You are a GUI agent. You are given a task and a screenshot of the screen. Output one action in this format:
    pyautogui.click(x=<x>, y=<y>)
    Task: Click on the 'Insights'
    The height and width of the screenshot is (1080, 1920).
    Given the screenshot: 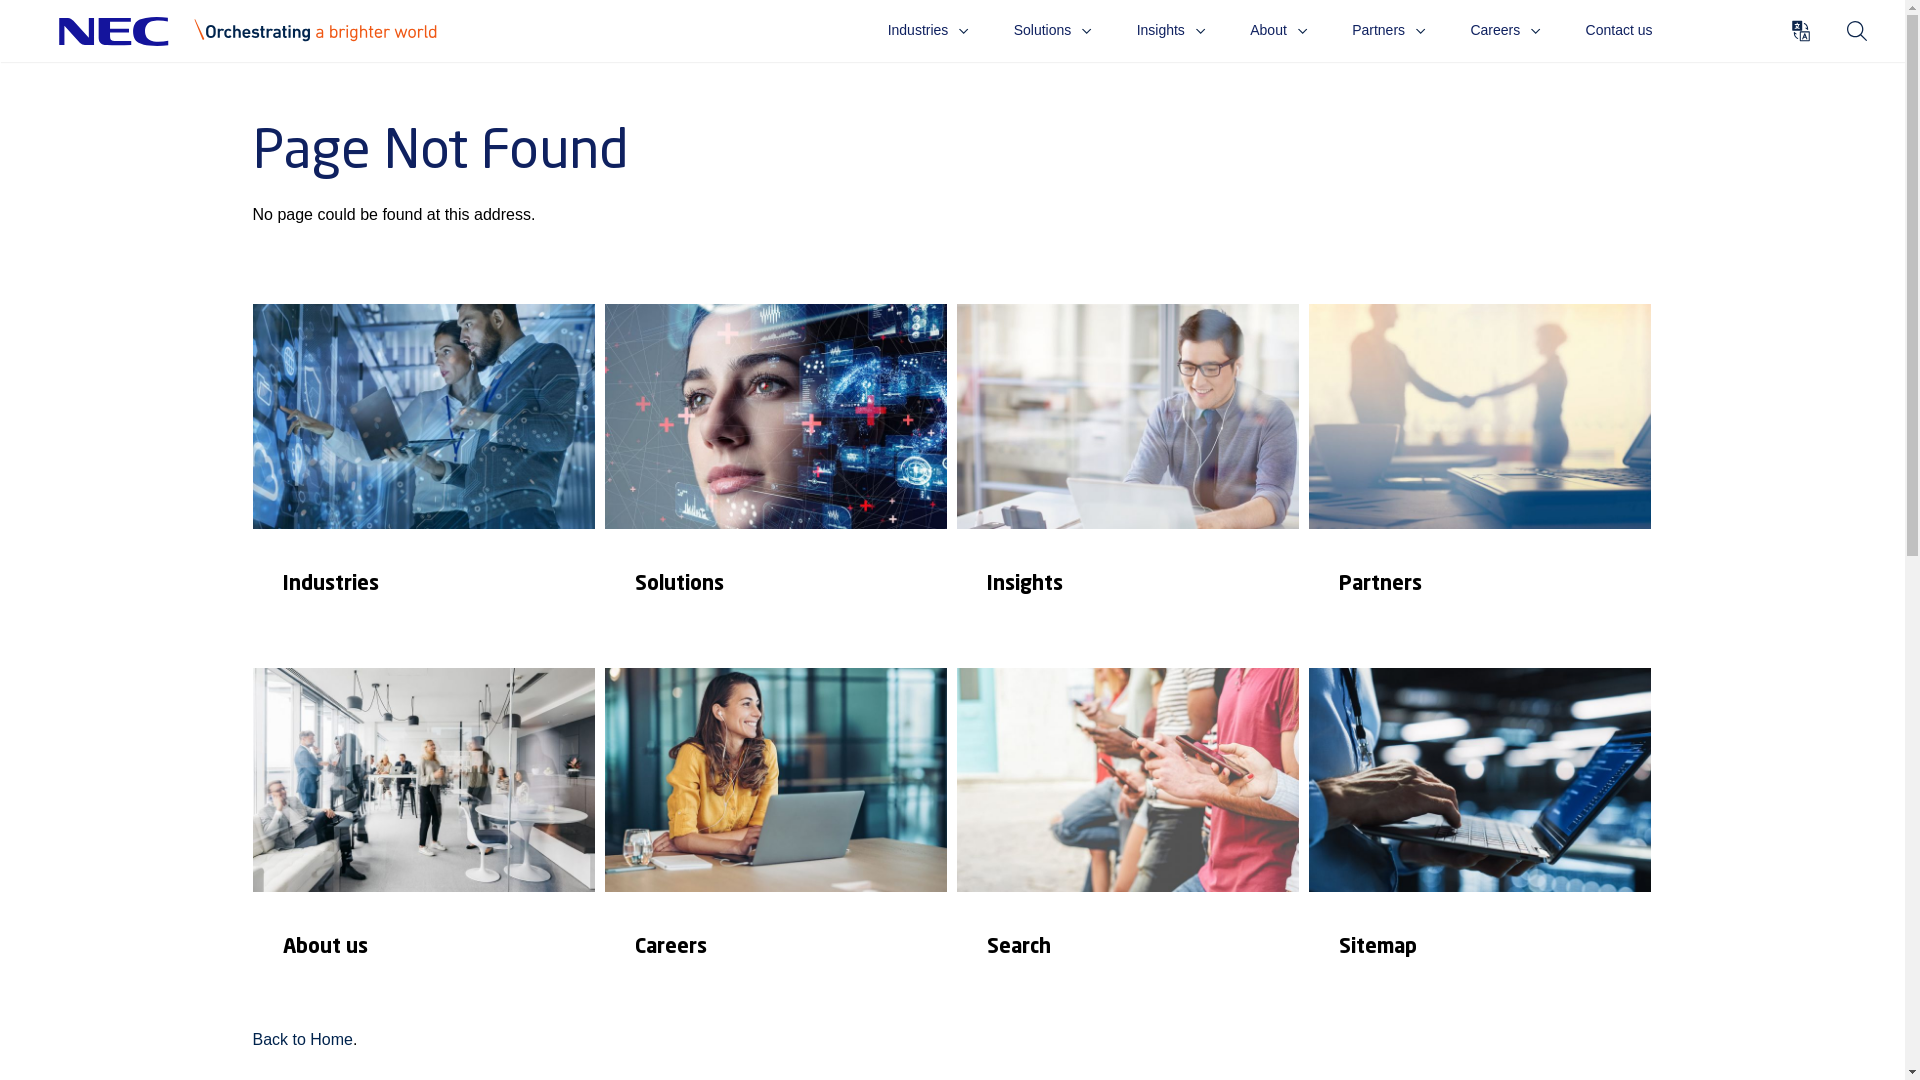 What is the action you would take?
    pyautogui.click(x=1127, y=481)
    